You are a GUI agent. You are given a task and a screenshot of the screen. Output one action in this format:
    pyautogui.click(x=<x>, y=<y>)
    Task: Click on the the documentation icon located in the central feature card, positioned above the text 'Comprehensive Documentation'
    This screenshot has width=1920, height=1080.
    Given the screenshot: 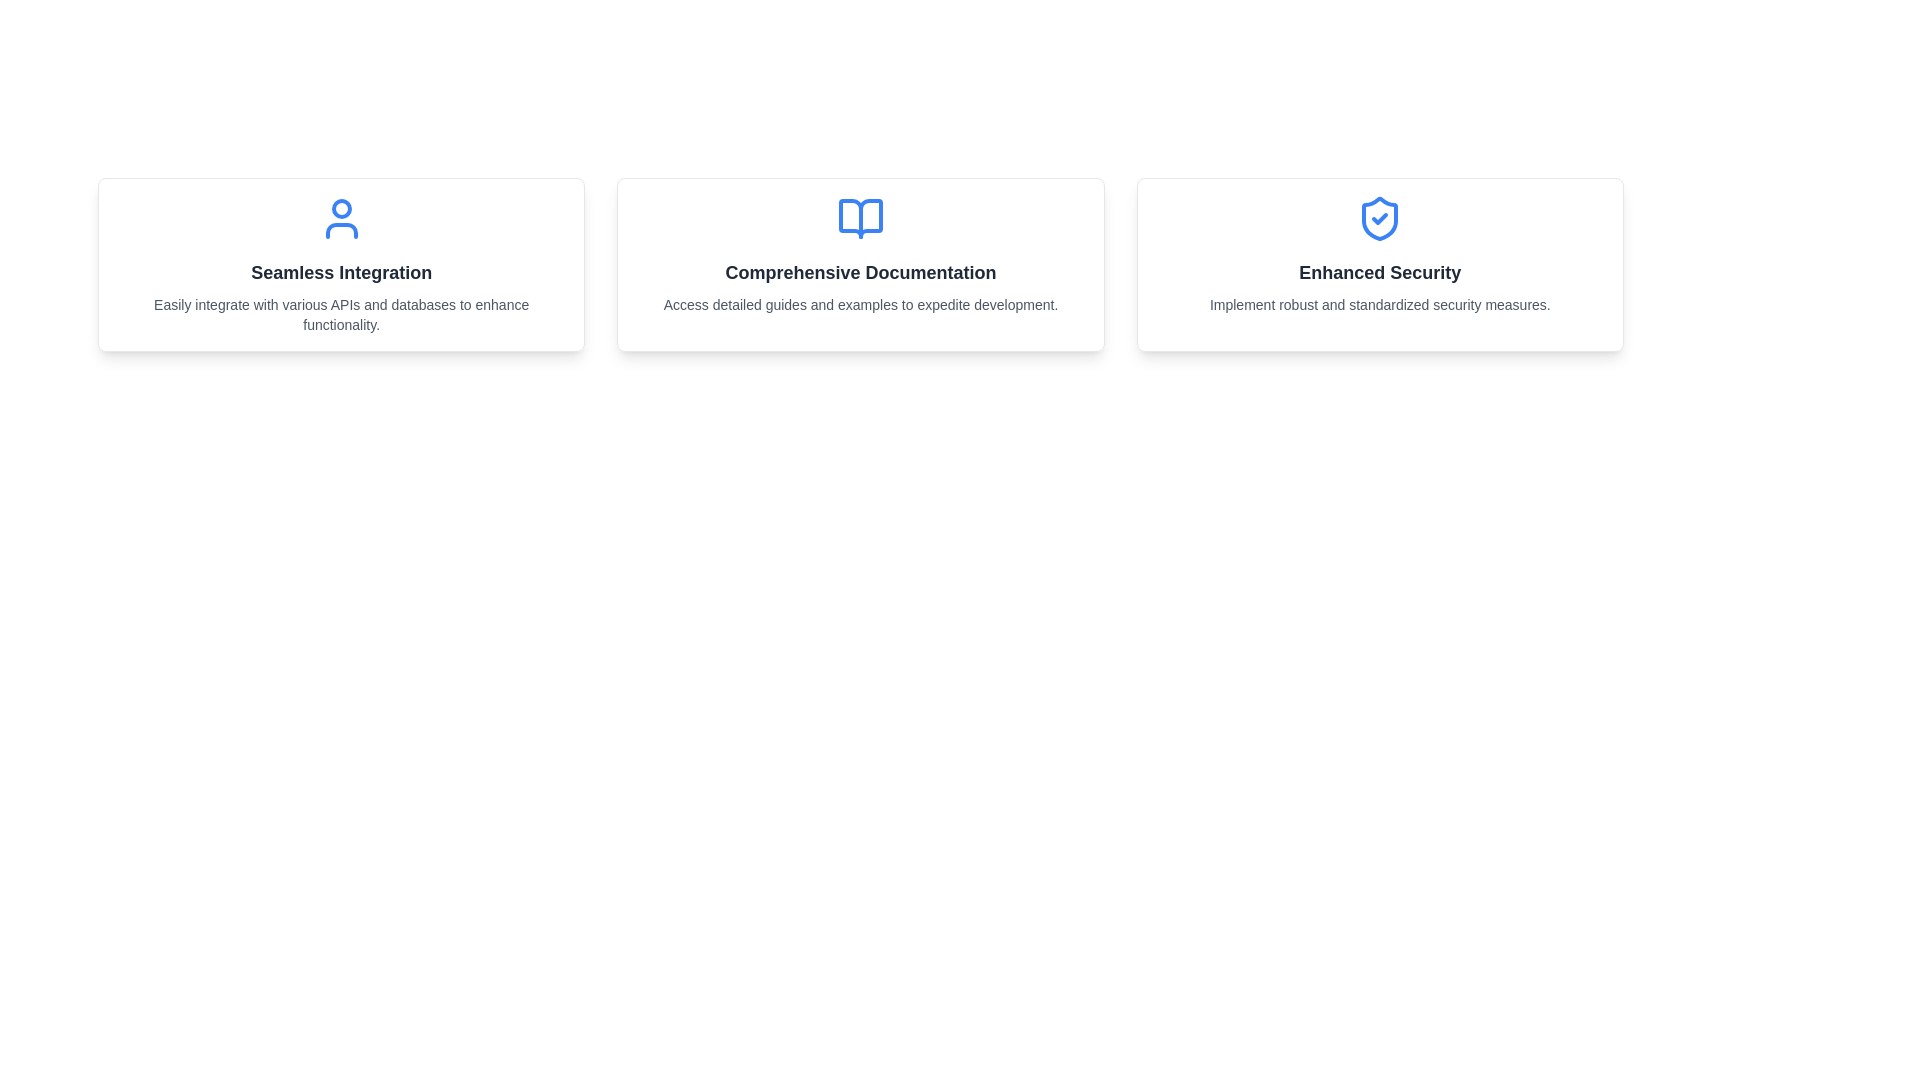 What is the action you would take?
    pyautogui.click(x=860, y=219)
    